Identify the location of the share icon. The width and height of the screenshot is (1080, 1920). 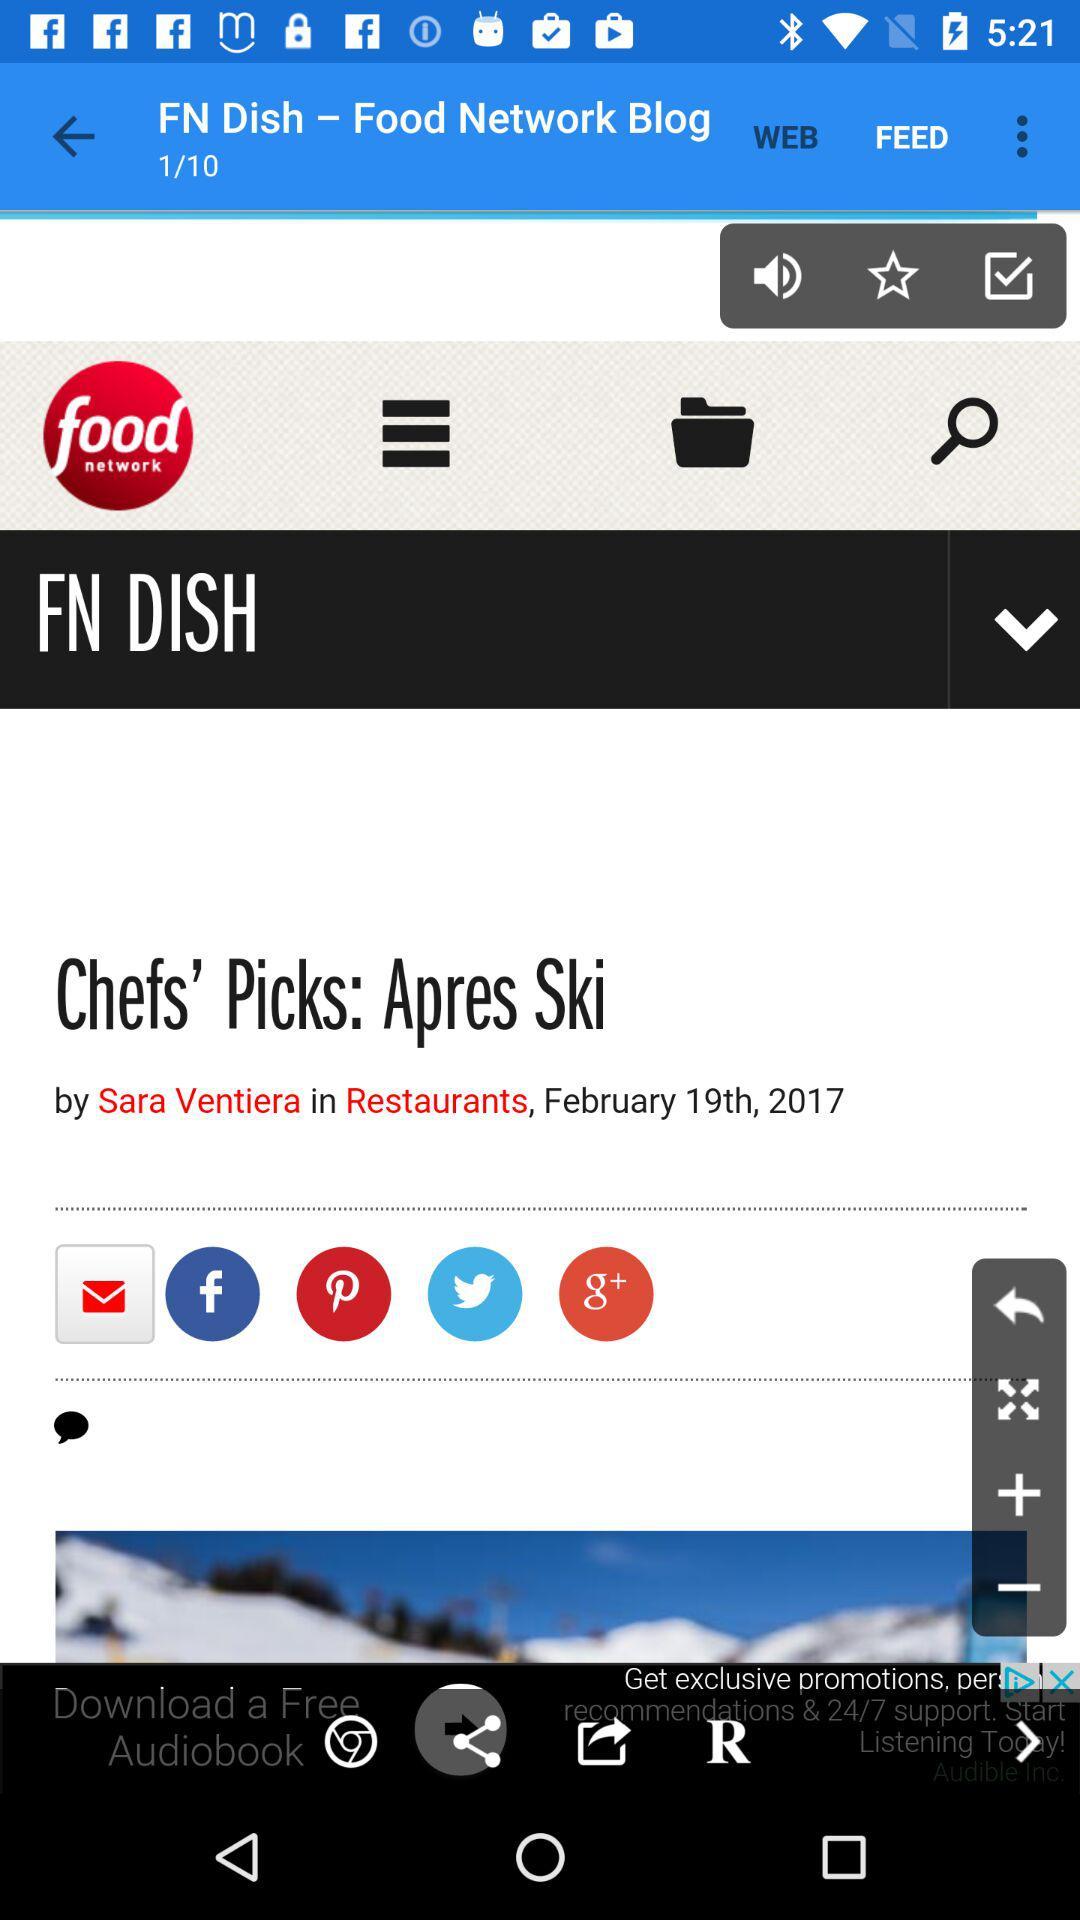
(601, 1740).